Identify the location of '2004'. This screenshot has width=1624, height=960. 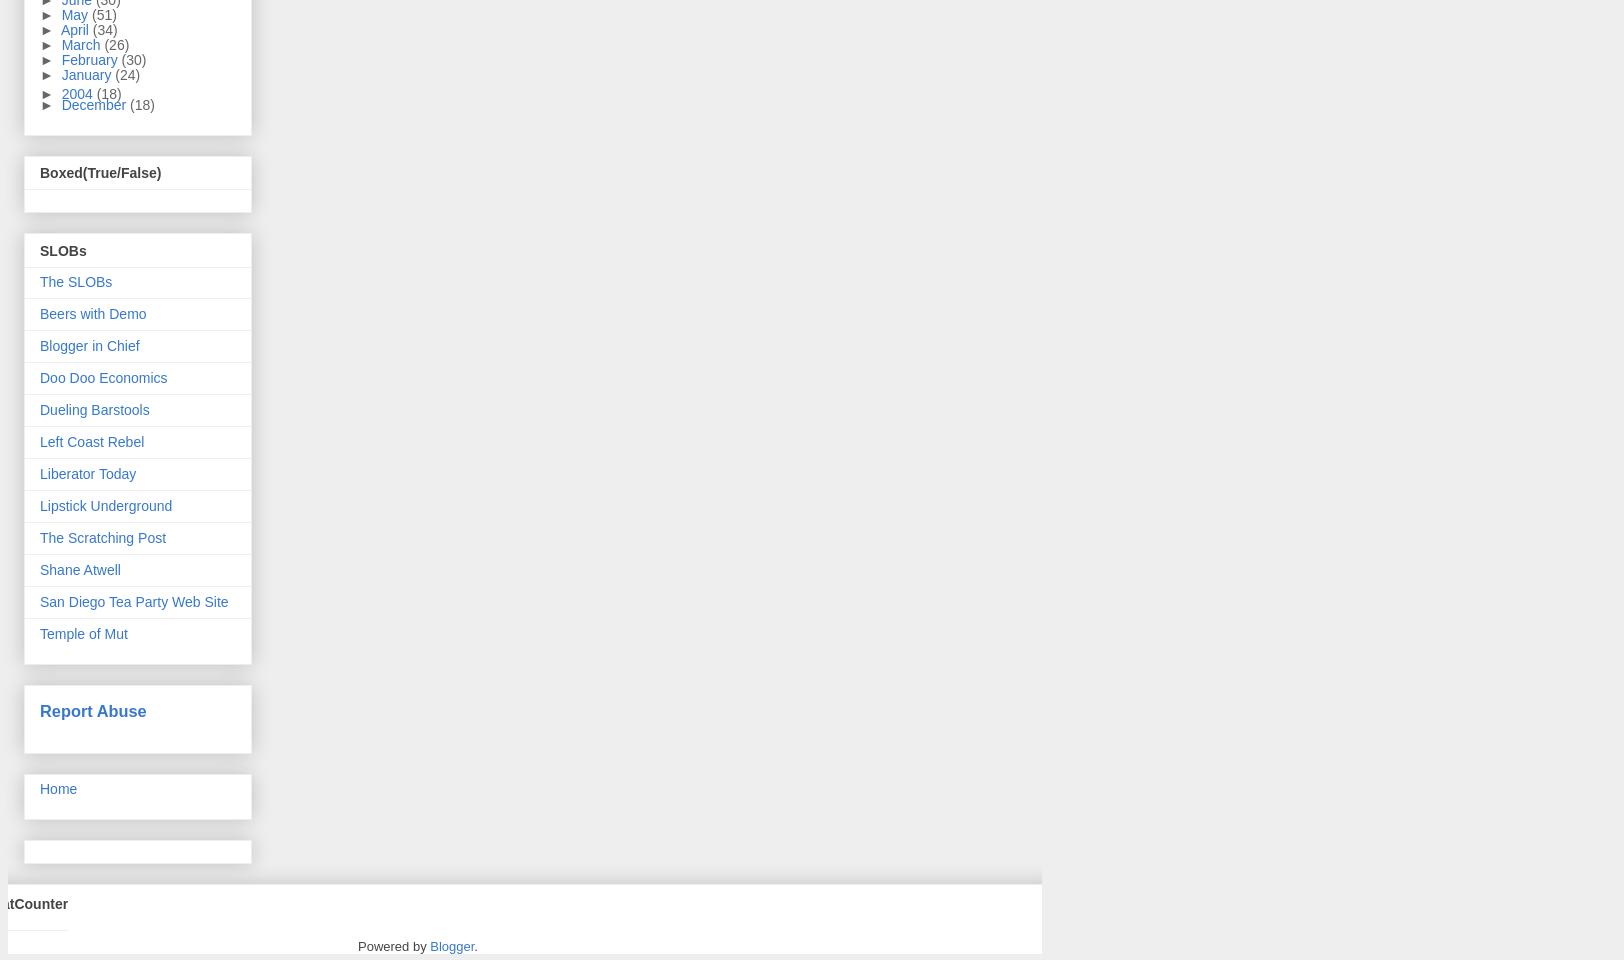
(61, 93).